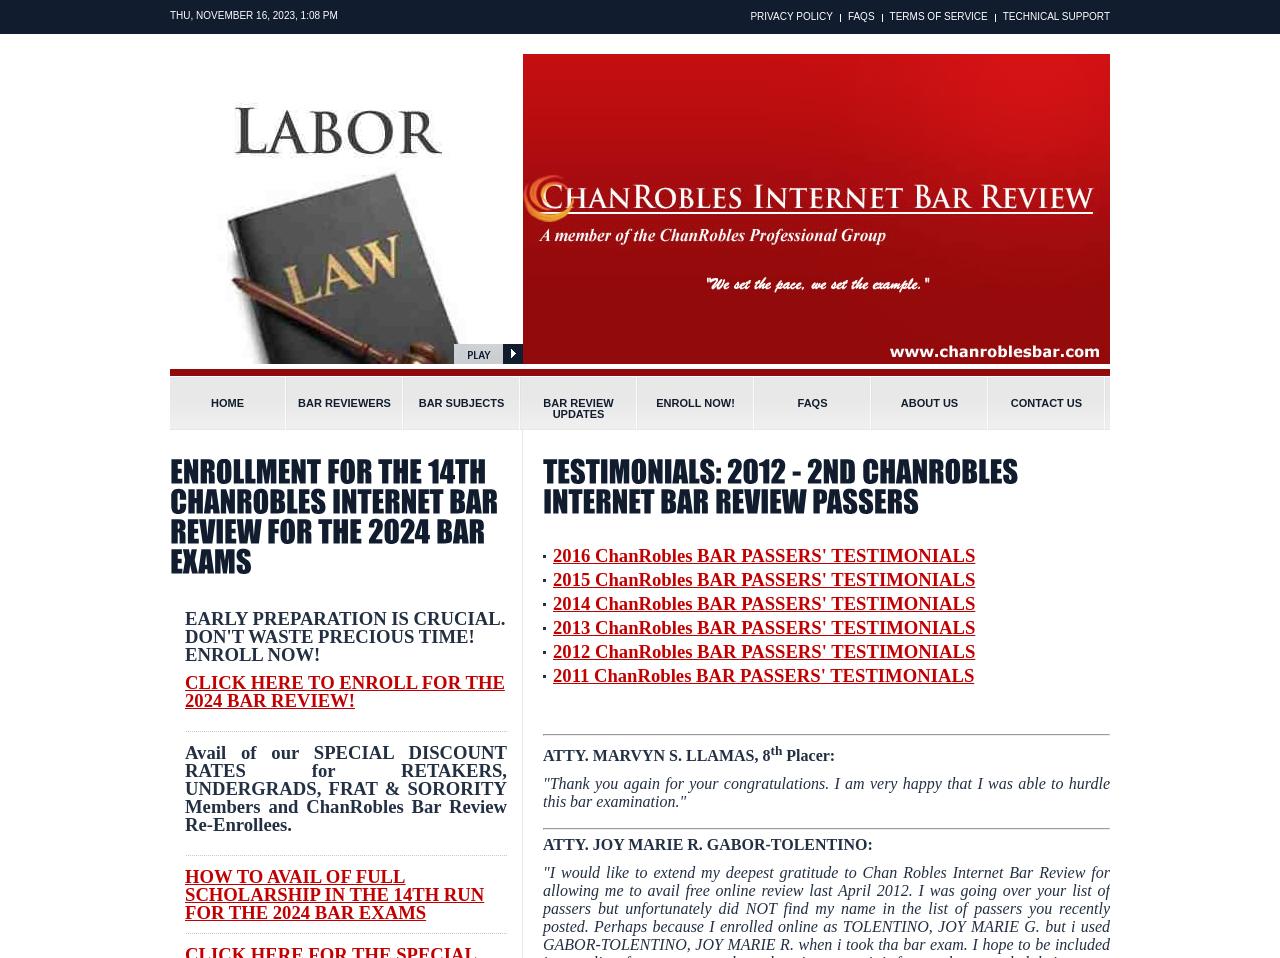  I want to click on 'FAQS', so click(860, 15).